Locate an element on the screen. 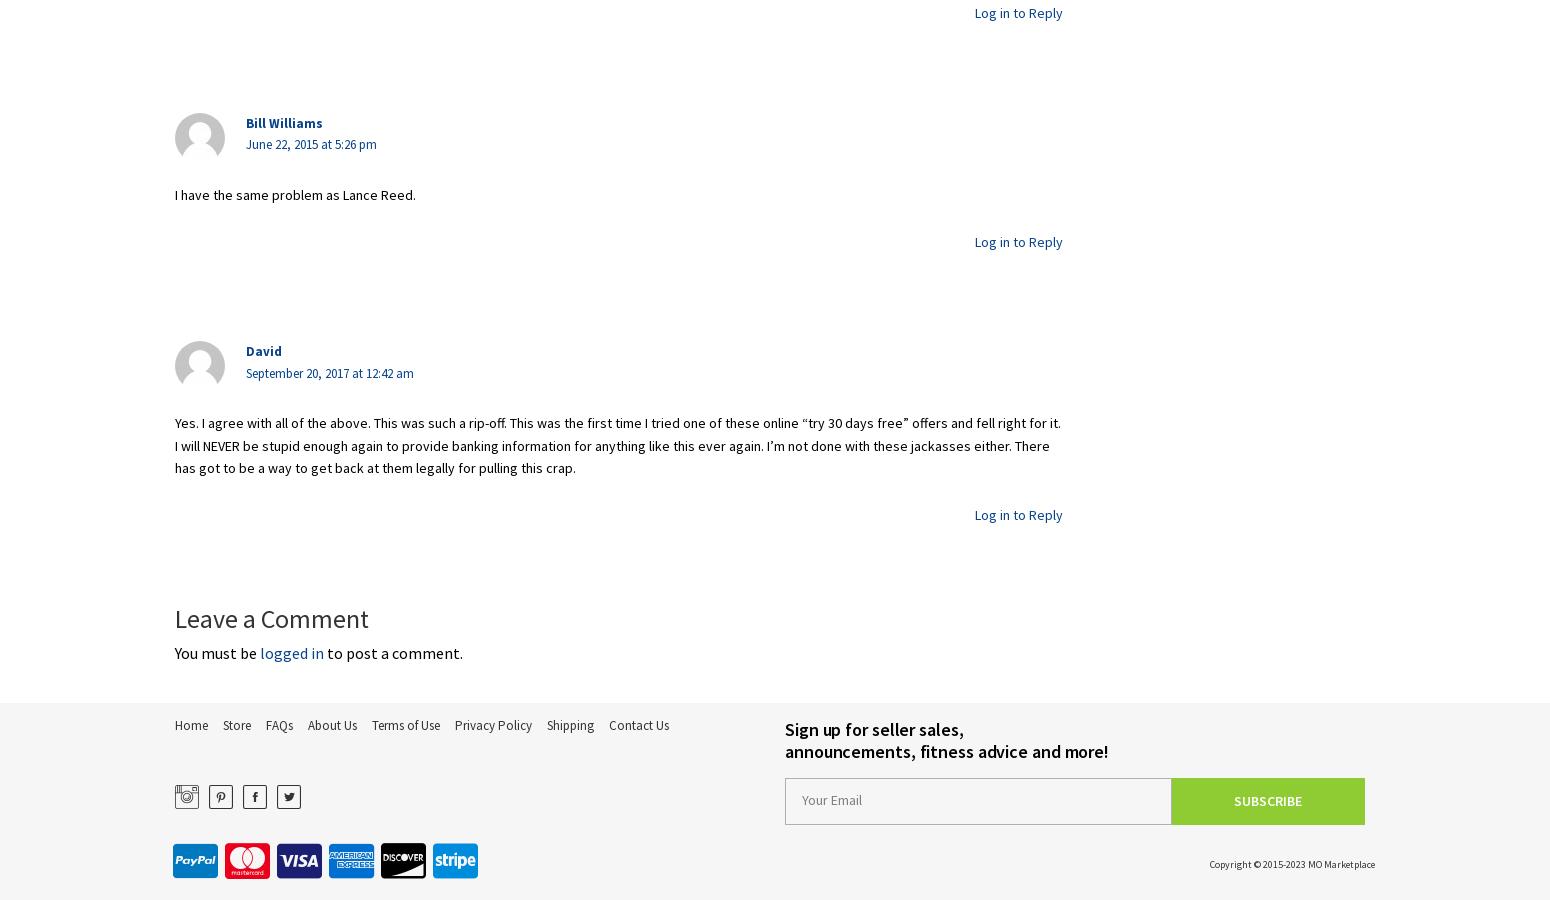  'David' is located at coordinates (263, 351).